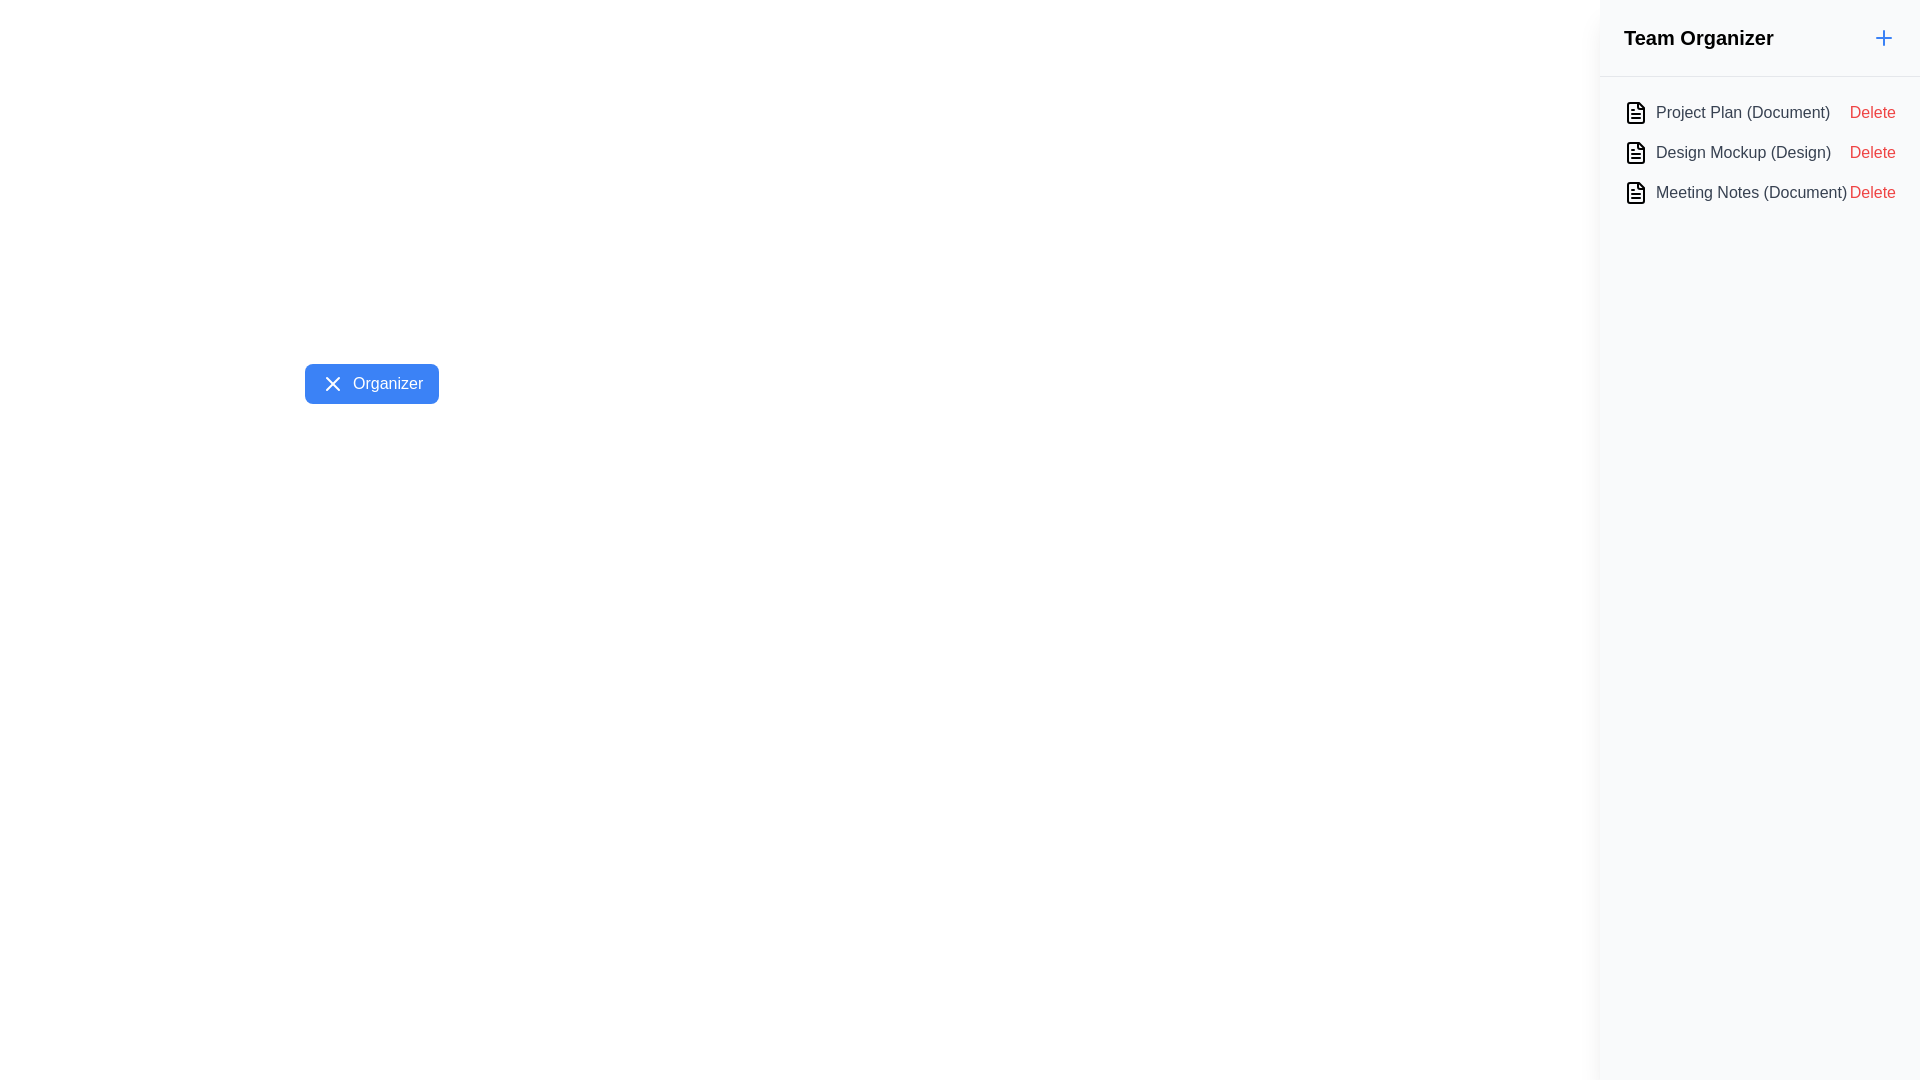 The width and height of the screenshot is (1920, 1080). What do you see at coordinates (1871, 192) in the screenshot?
I see `the delete button associated with 'Meeting Notes (Document)' located under the 'Team Organizer' section, positioned to the right of the text` at bounding box center [1871, 192].